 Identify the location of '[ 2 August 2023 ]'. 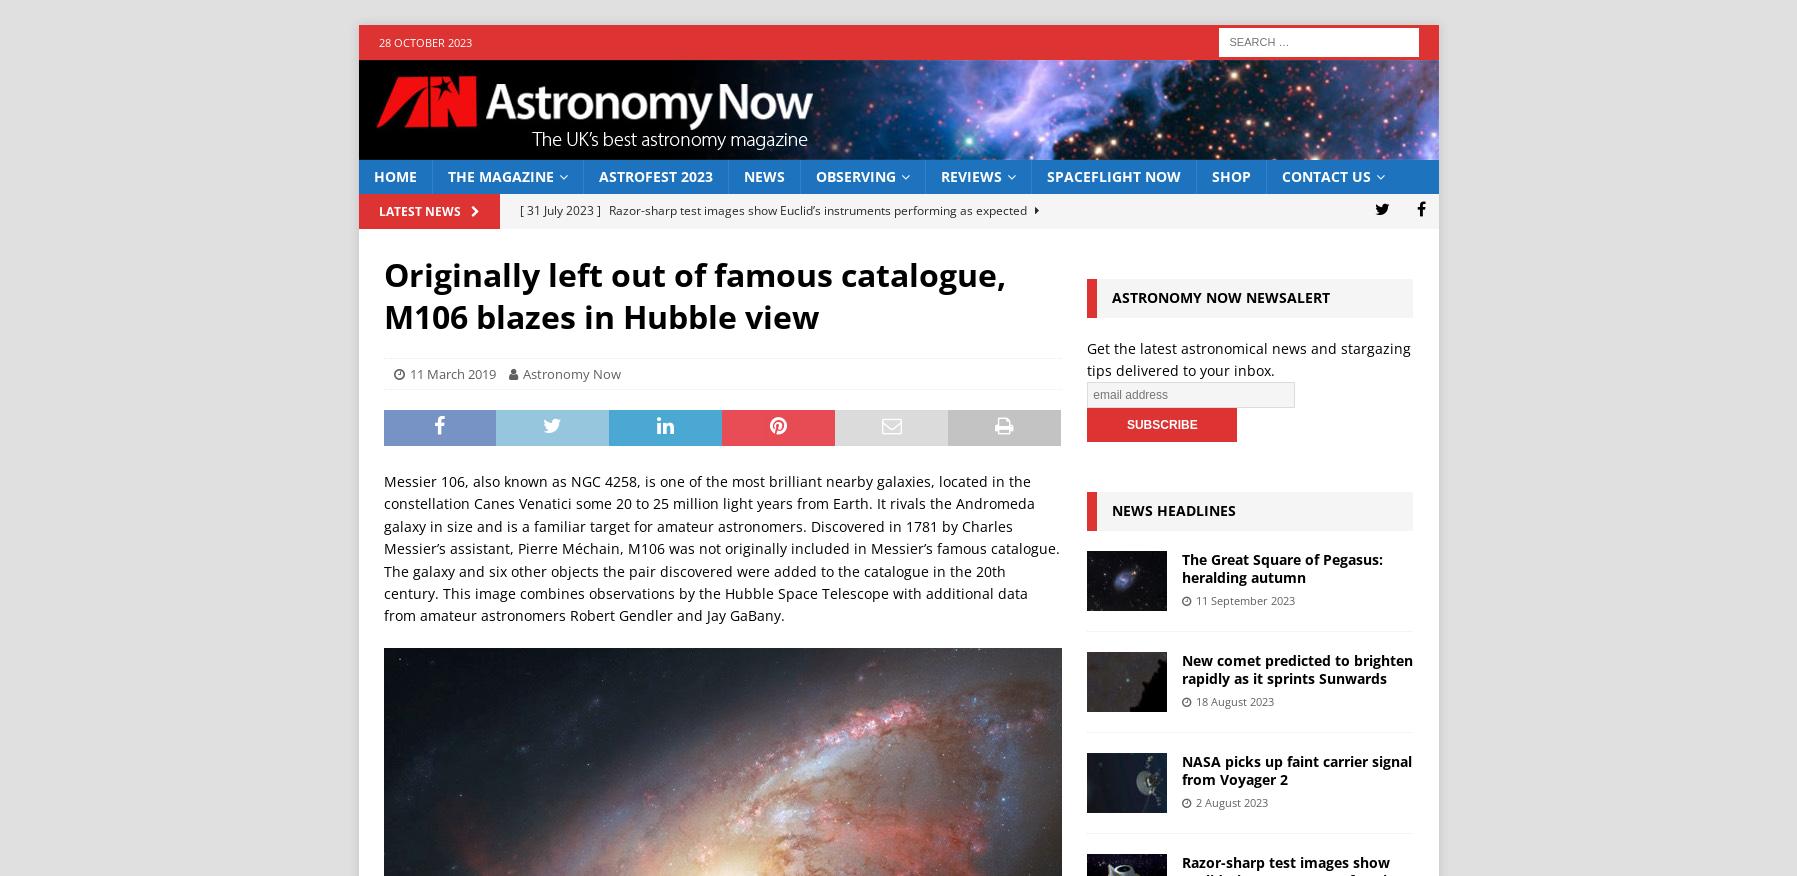
(567, 365).